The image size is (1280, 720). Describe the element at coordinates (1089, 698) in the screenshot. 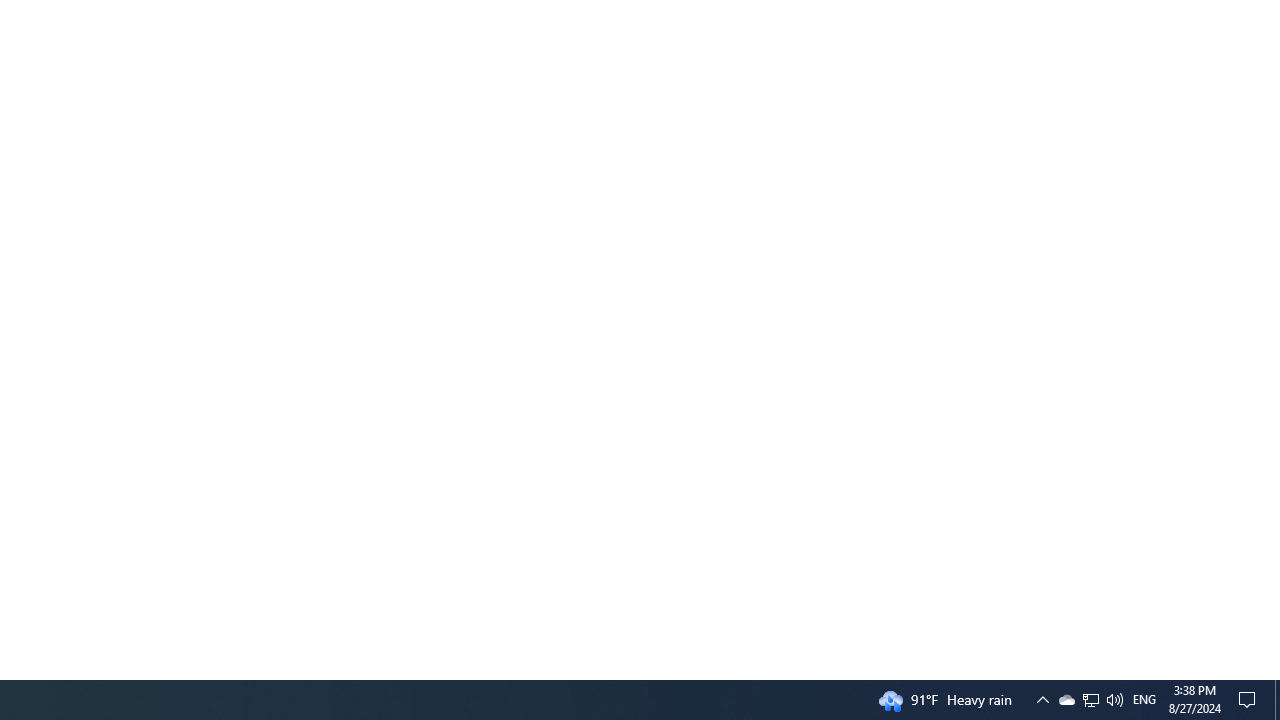

I see `'Tray Input Indicator - English (United States)'` at that location.